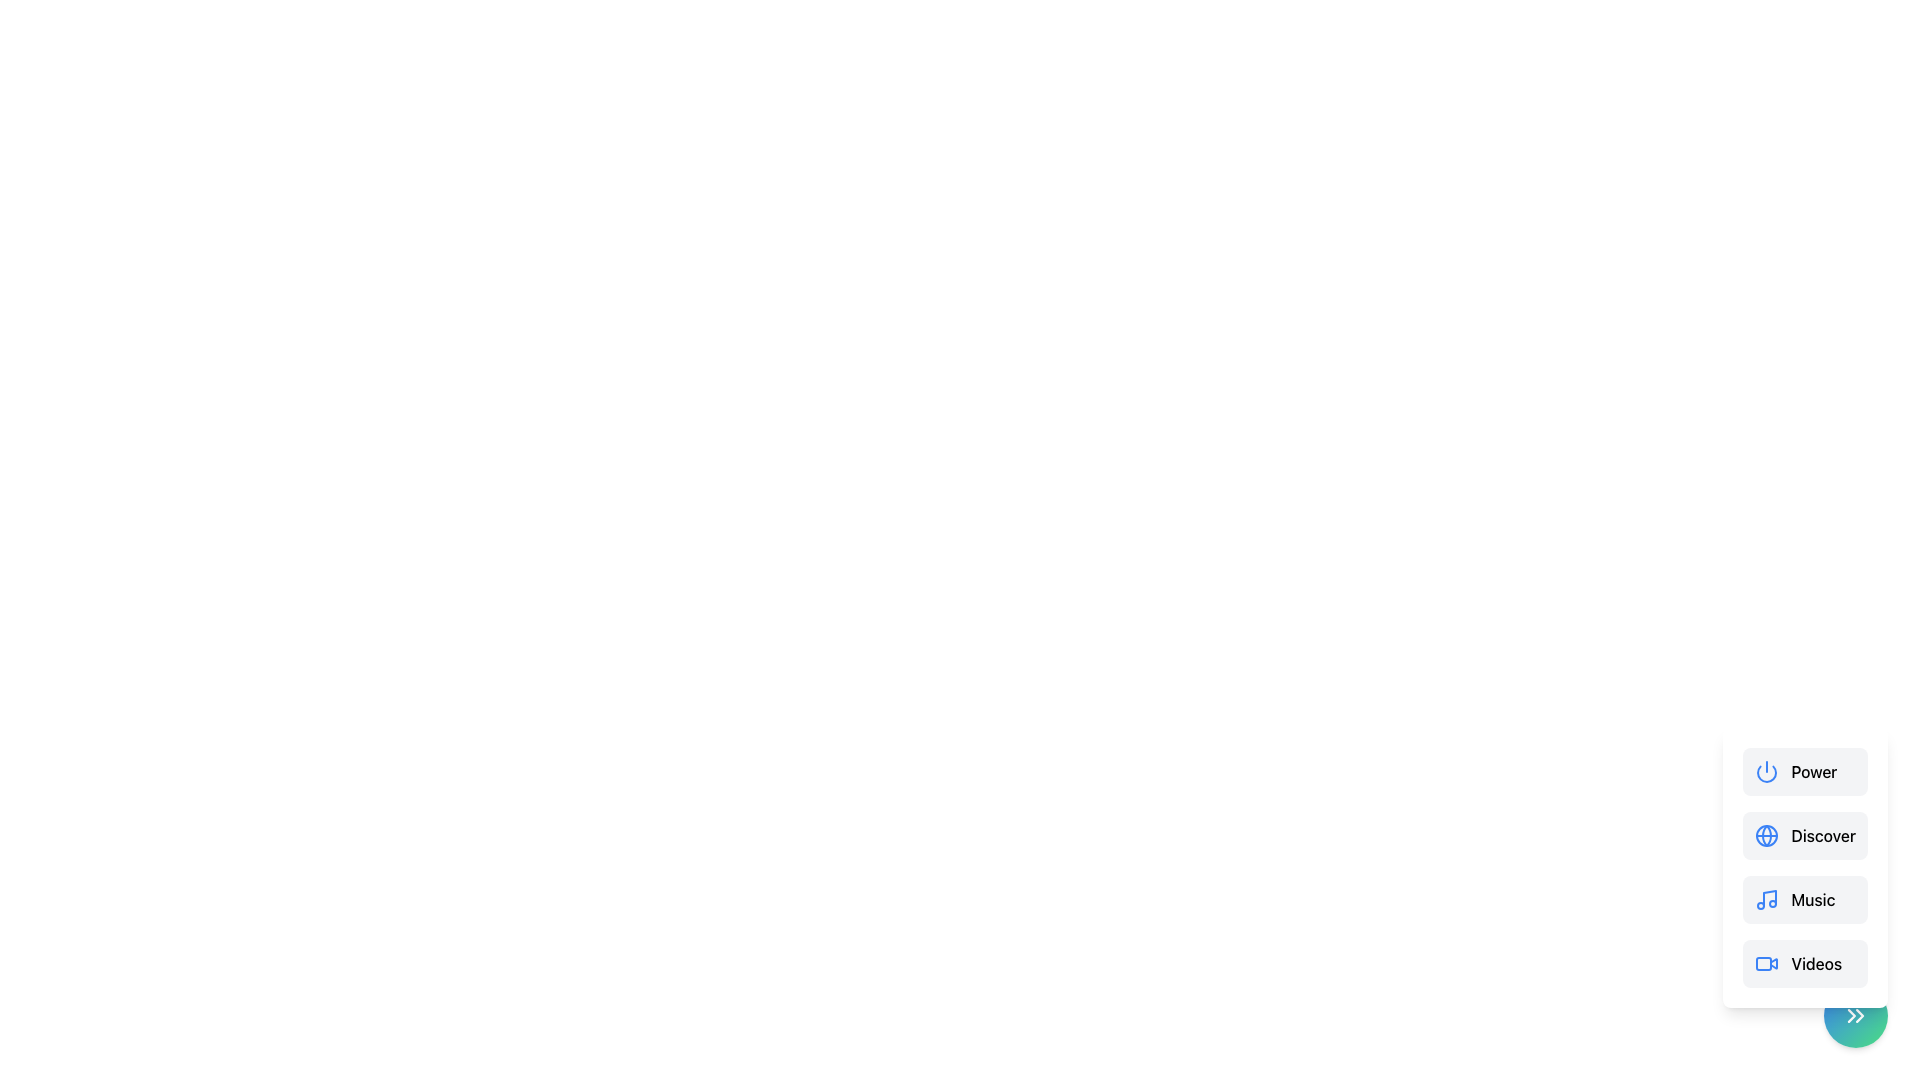 The height and width of the screenshot is (1080, 1920). Describe the element at coordinates (1805, 963) in the screenshot. I see `the 'Videos' button, which is the last button in a vertical stack of buttons` at that location.